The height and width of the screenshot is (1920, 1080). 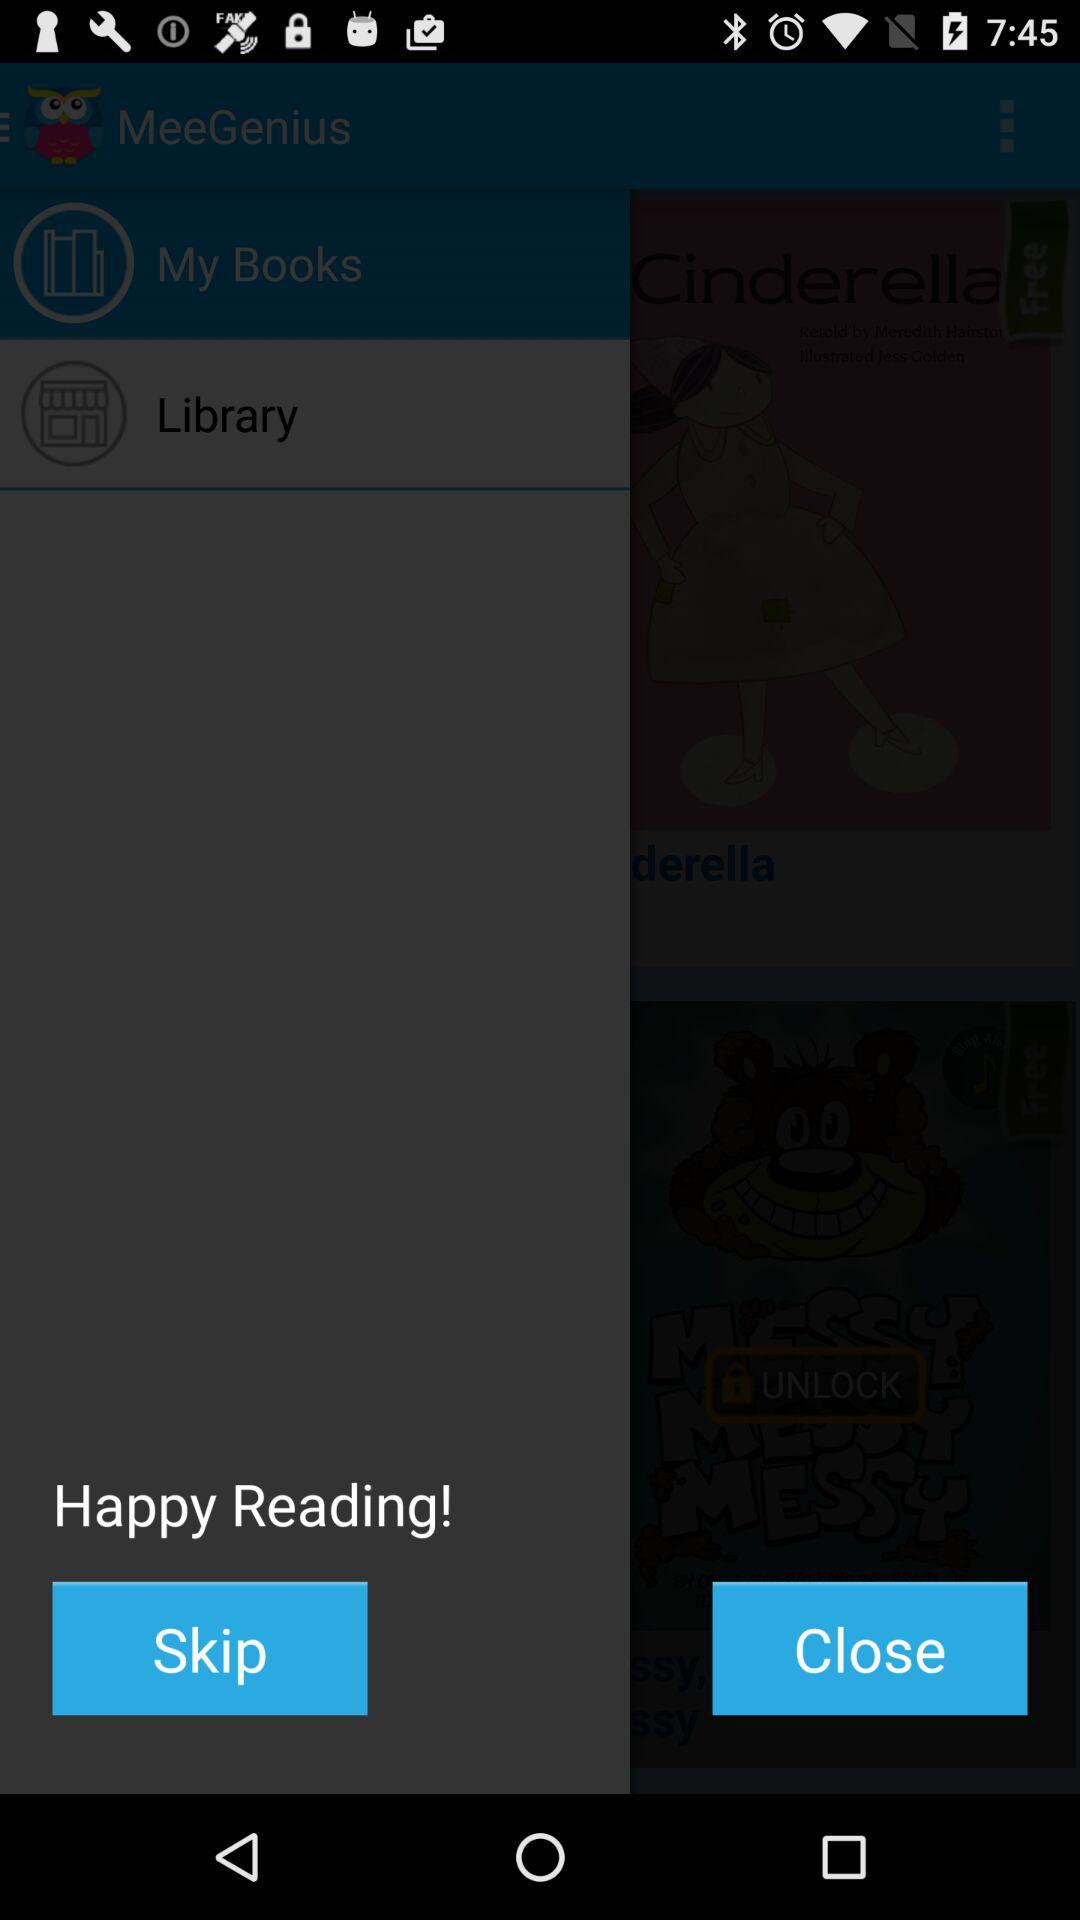 I want to click on skip button, so click(x=209, y=1648).